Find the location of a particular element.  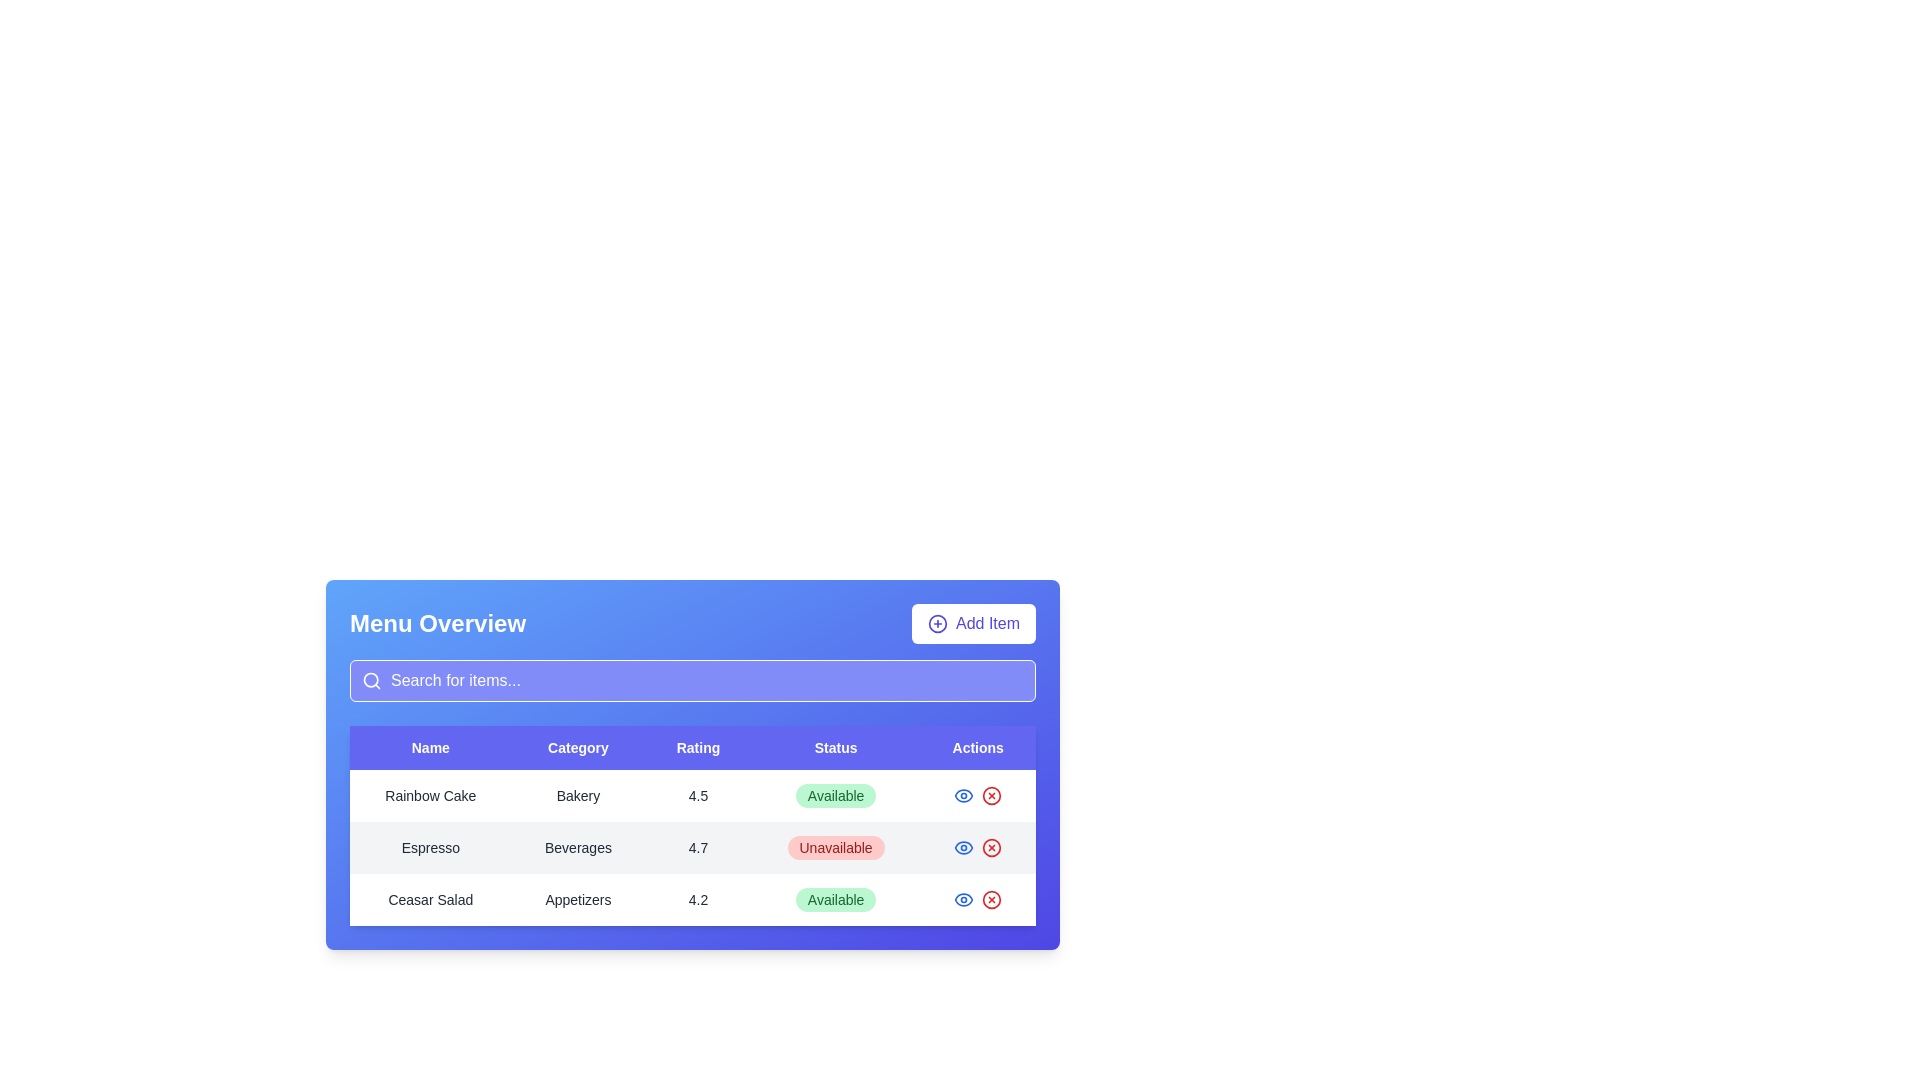

the delete icon button located as the third interactive icon in the 'Actions' column of the 'Caesar Salad' row in the table is located at coordinates (992, 898).